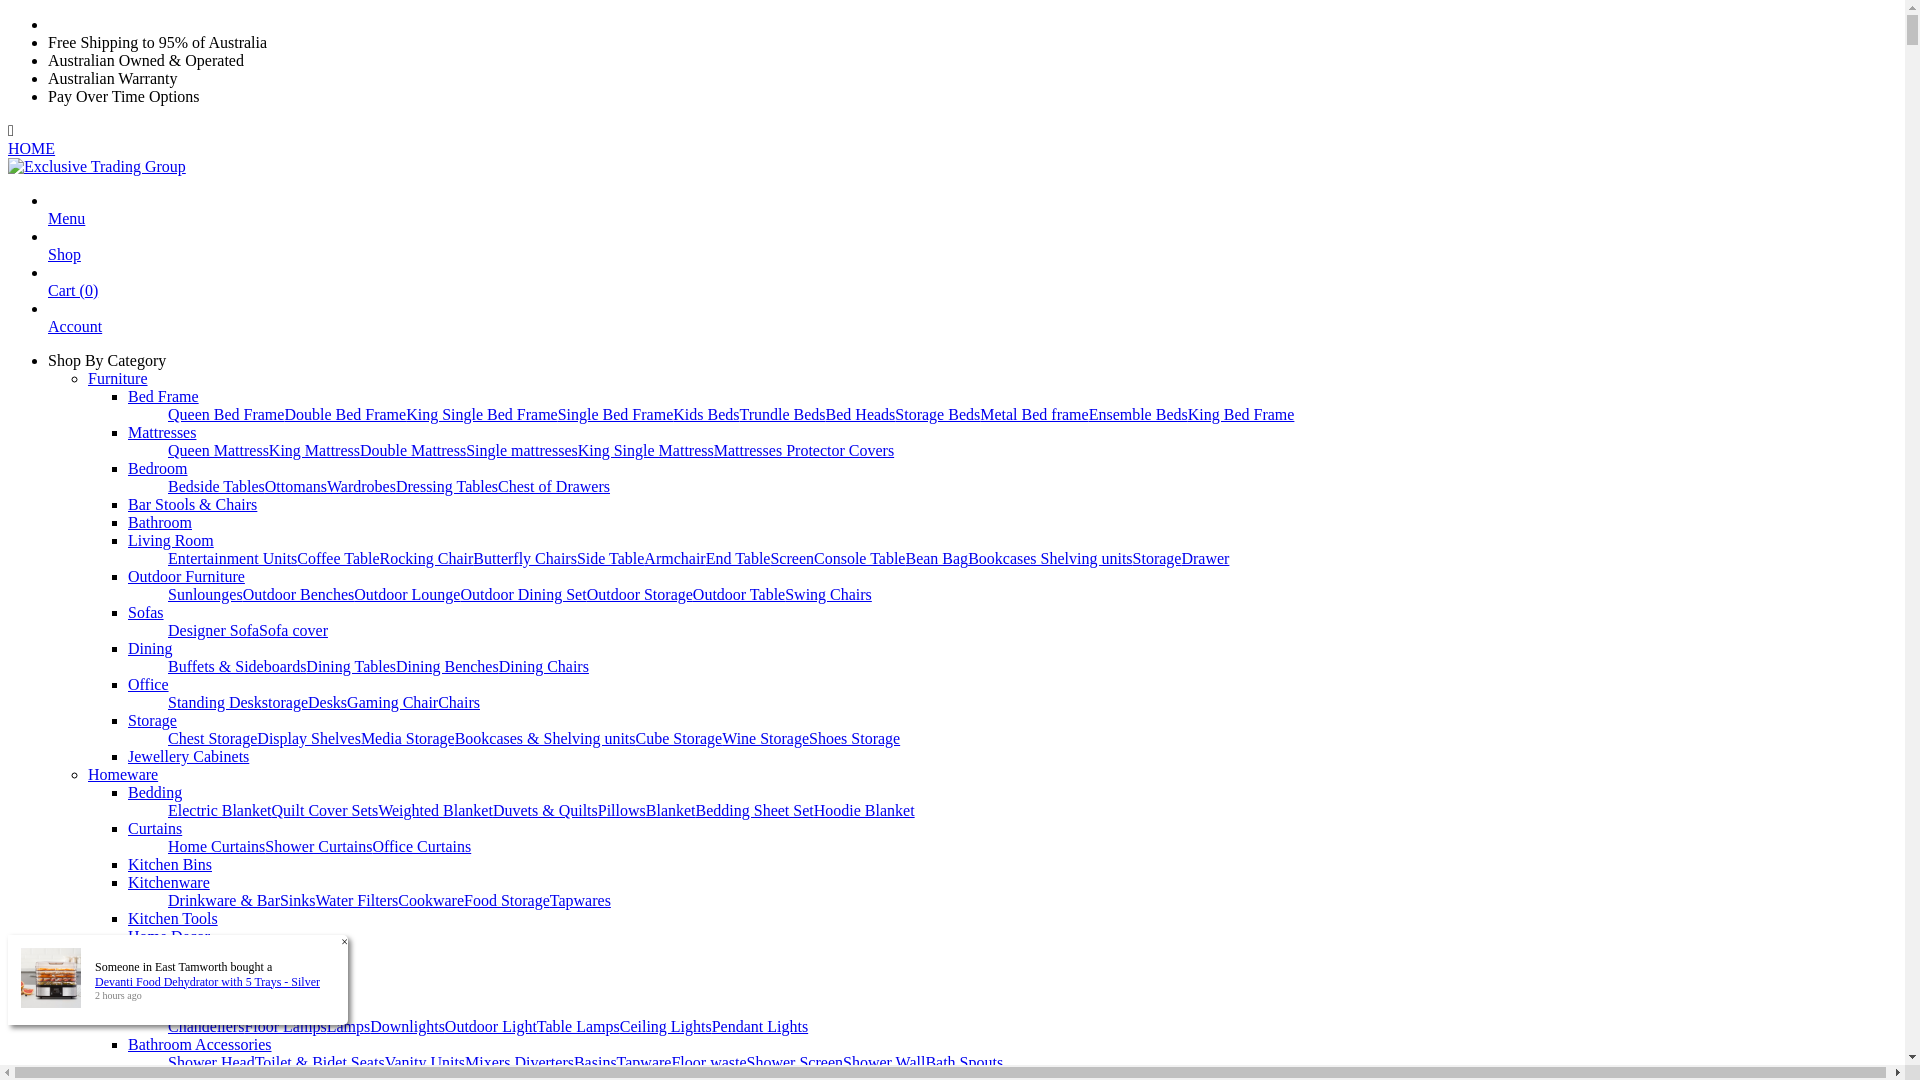 The height and width of the screenshot is (1080, 1920). Describe the element at coordinates (679, 738) in the screenshot. I see `'Cube Storage'` at that location.